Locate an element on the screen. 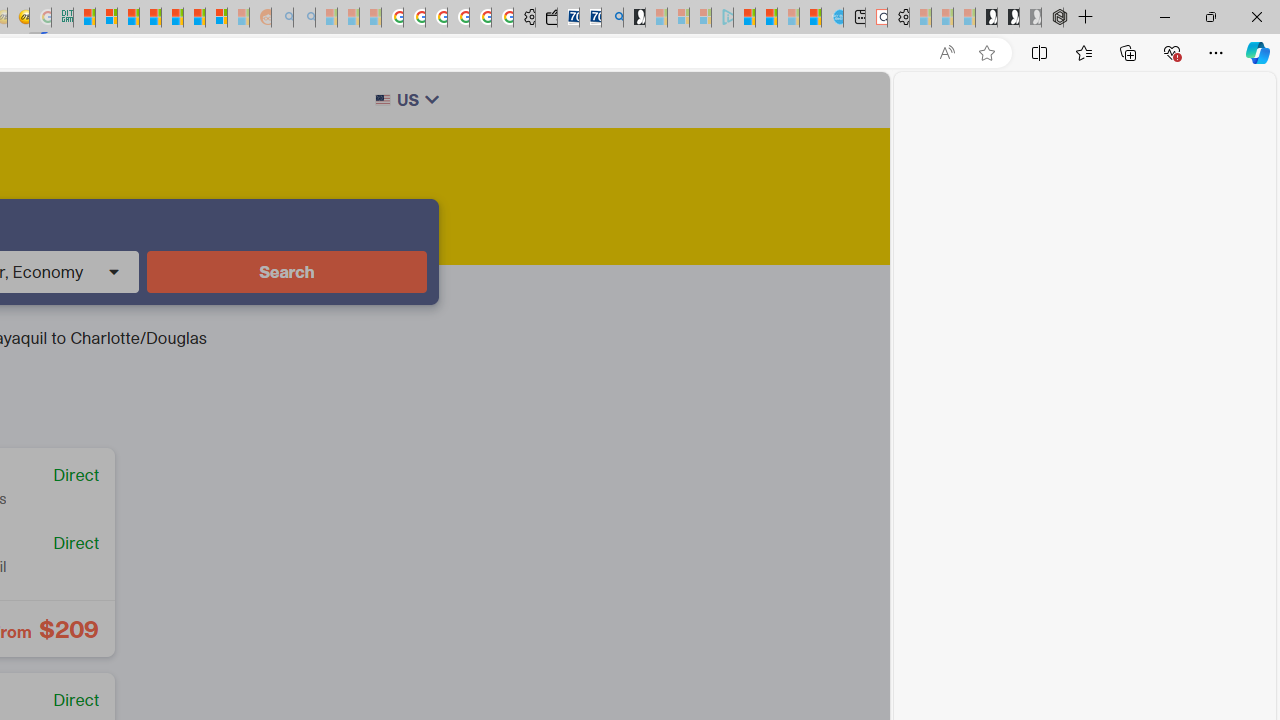  'Restore' is located at coordinates (1209, 16).